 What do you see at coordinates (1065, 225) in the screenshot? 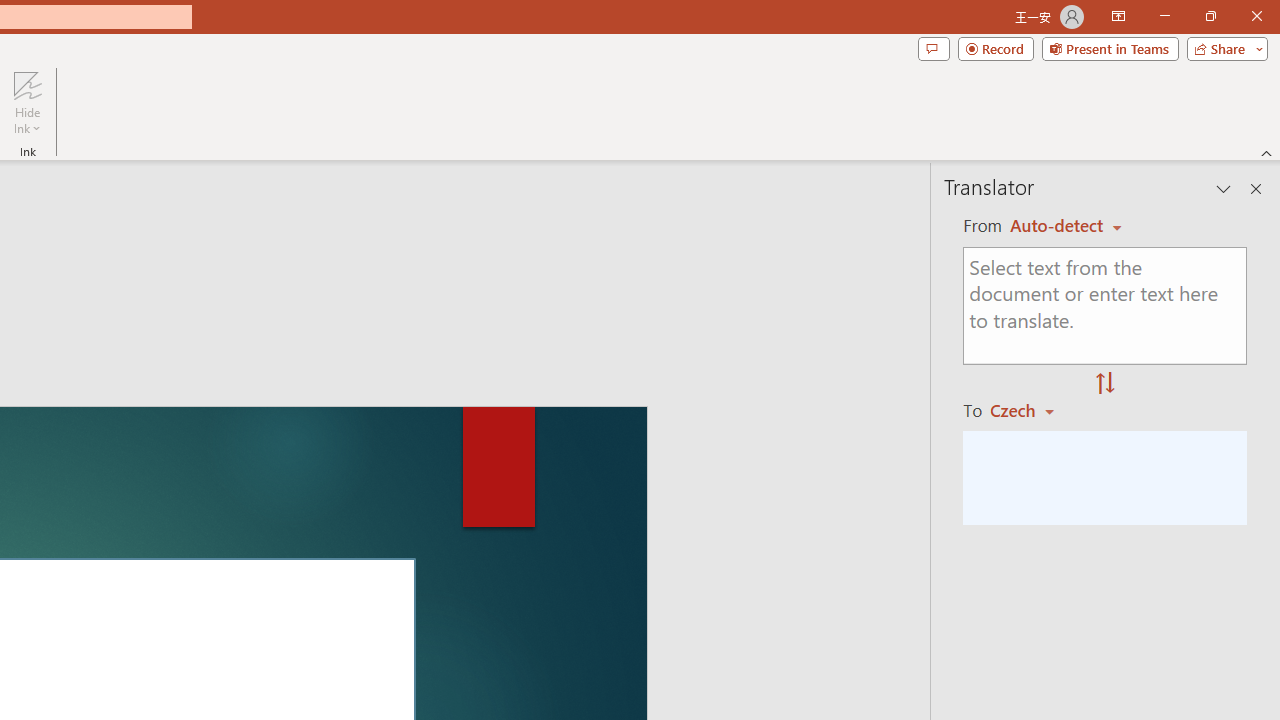
I see `'Auto-detect'` at bounding box center [1065, 225].